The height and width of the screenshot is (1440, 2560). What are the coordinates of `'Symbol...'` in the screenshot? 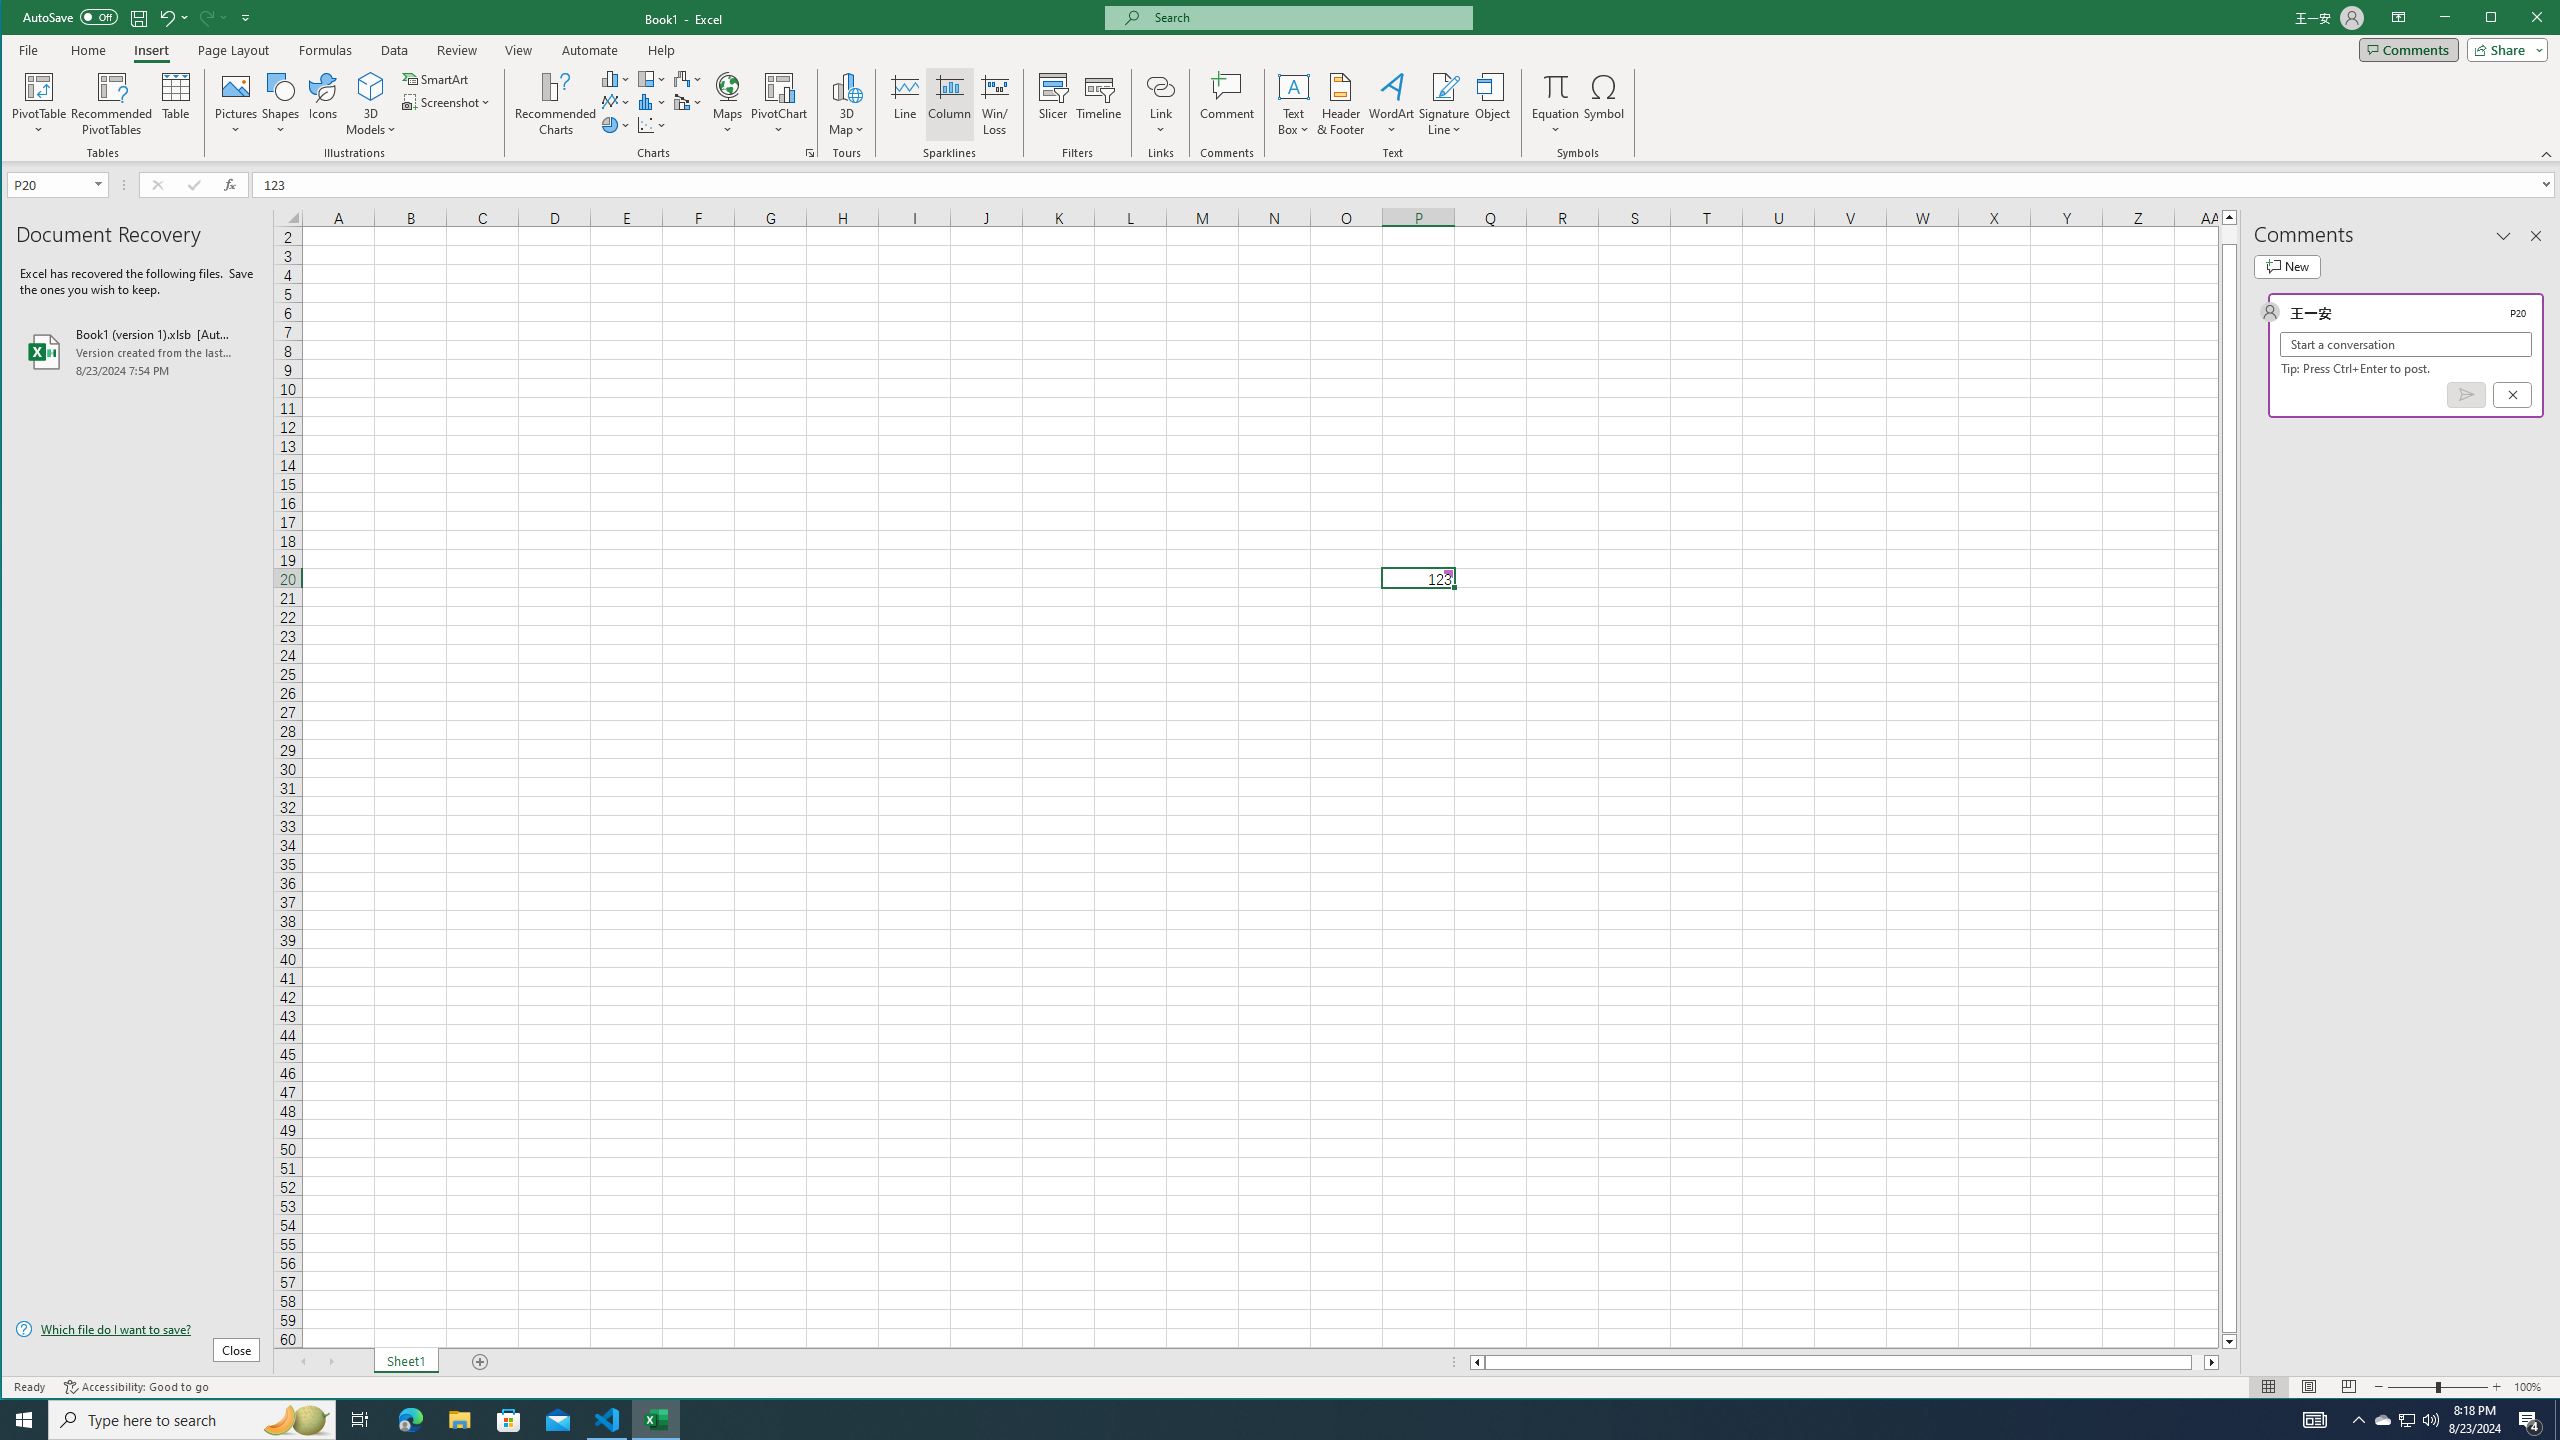 It's located at (1605, 103).